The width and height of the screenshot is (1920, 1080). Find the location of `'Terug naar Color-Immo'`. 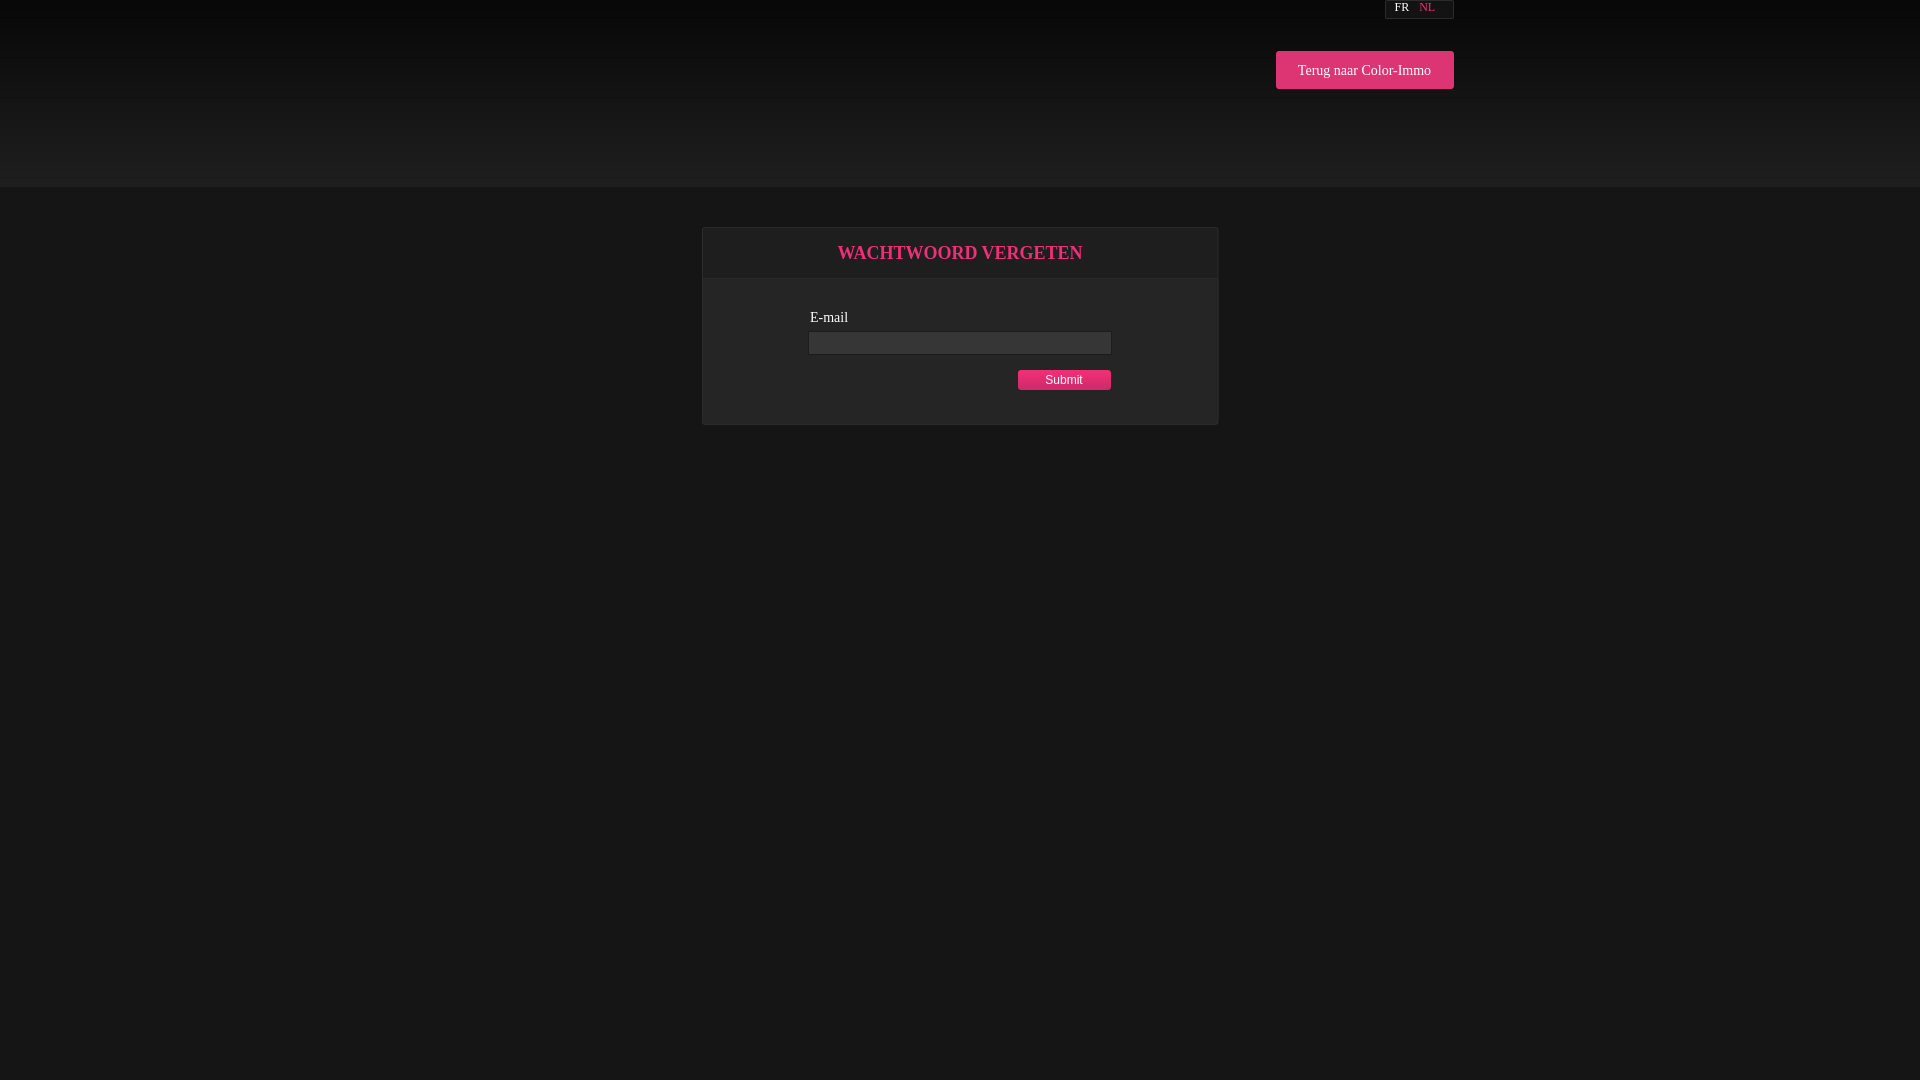

'Terug naar Color-Immo' is located at coordinates (1363, 68).